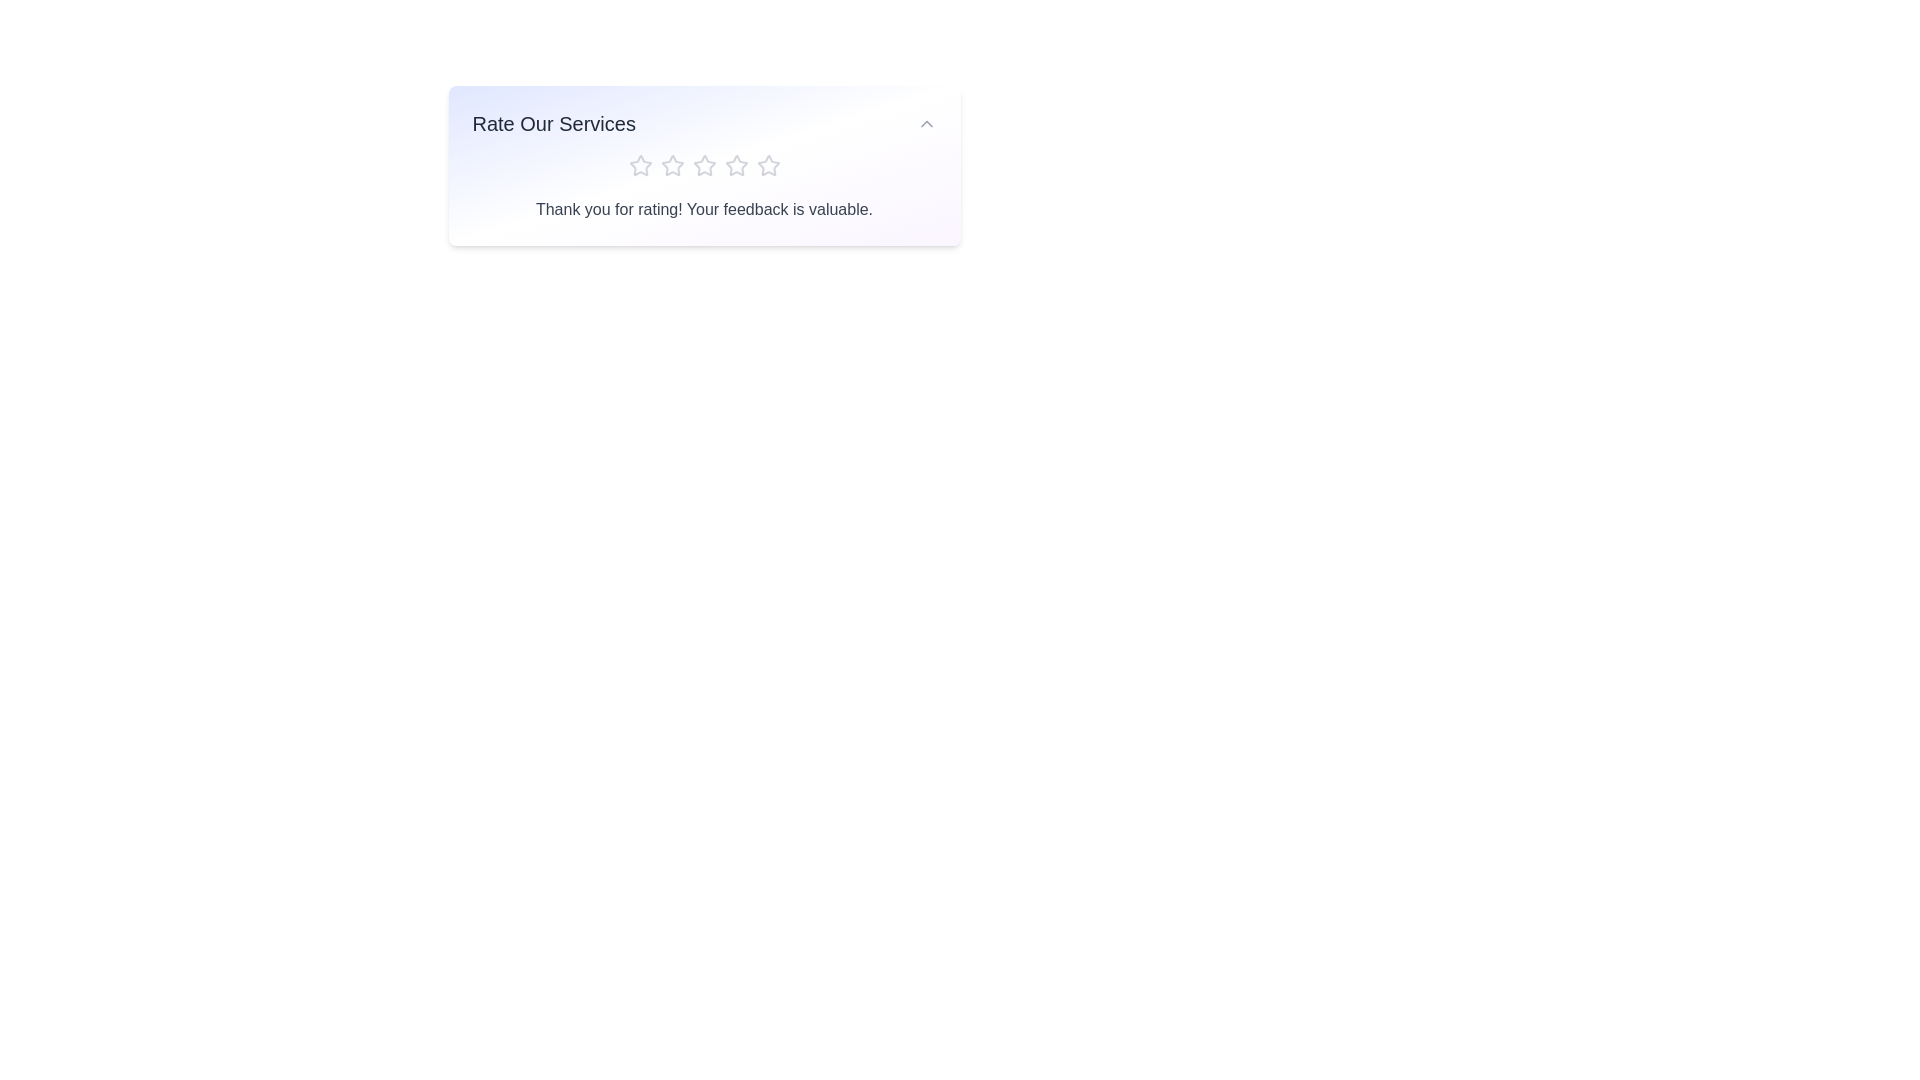 The image size is (1920, 1080). I want to click on the star corresponding to the desired rating 1, so click(640, 164).